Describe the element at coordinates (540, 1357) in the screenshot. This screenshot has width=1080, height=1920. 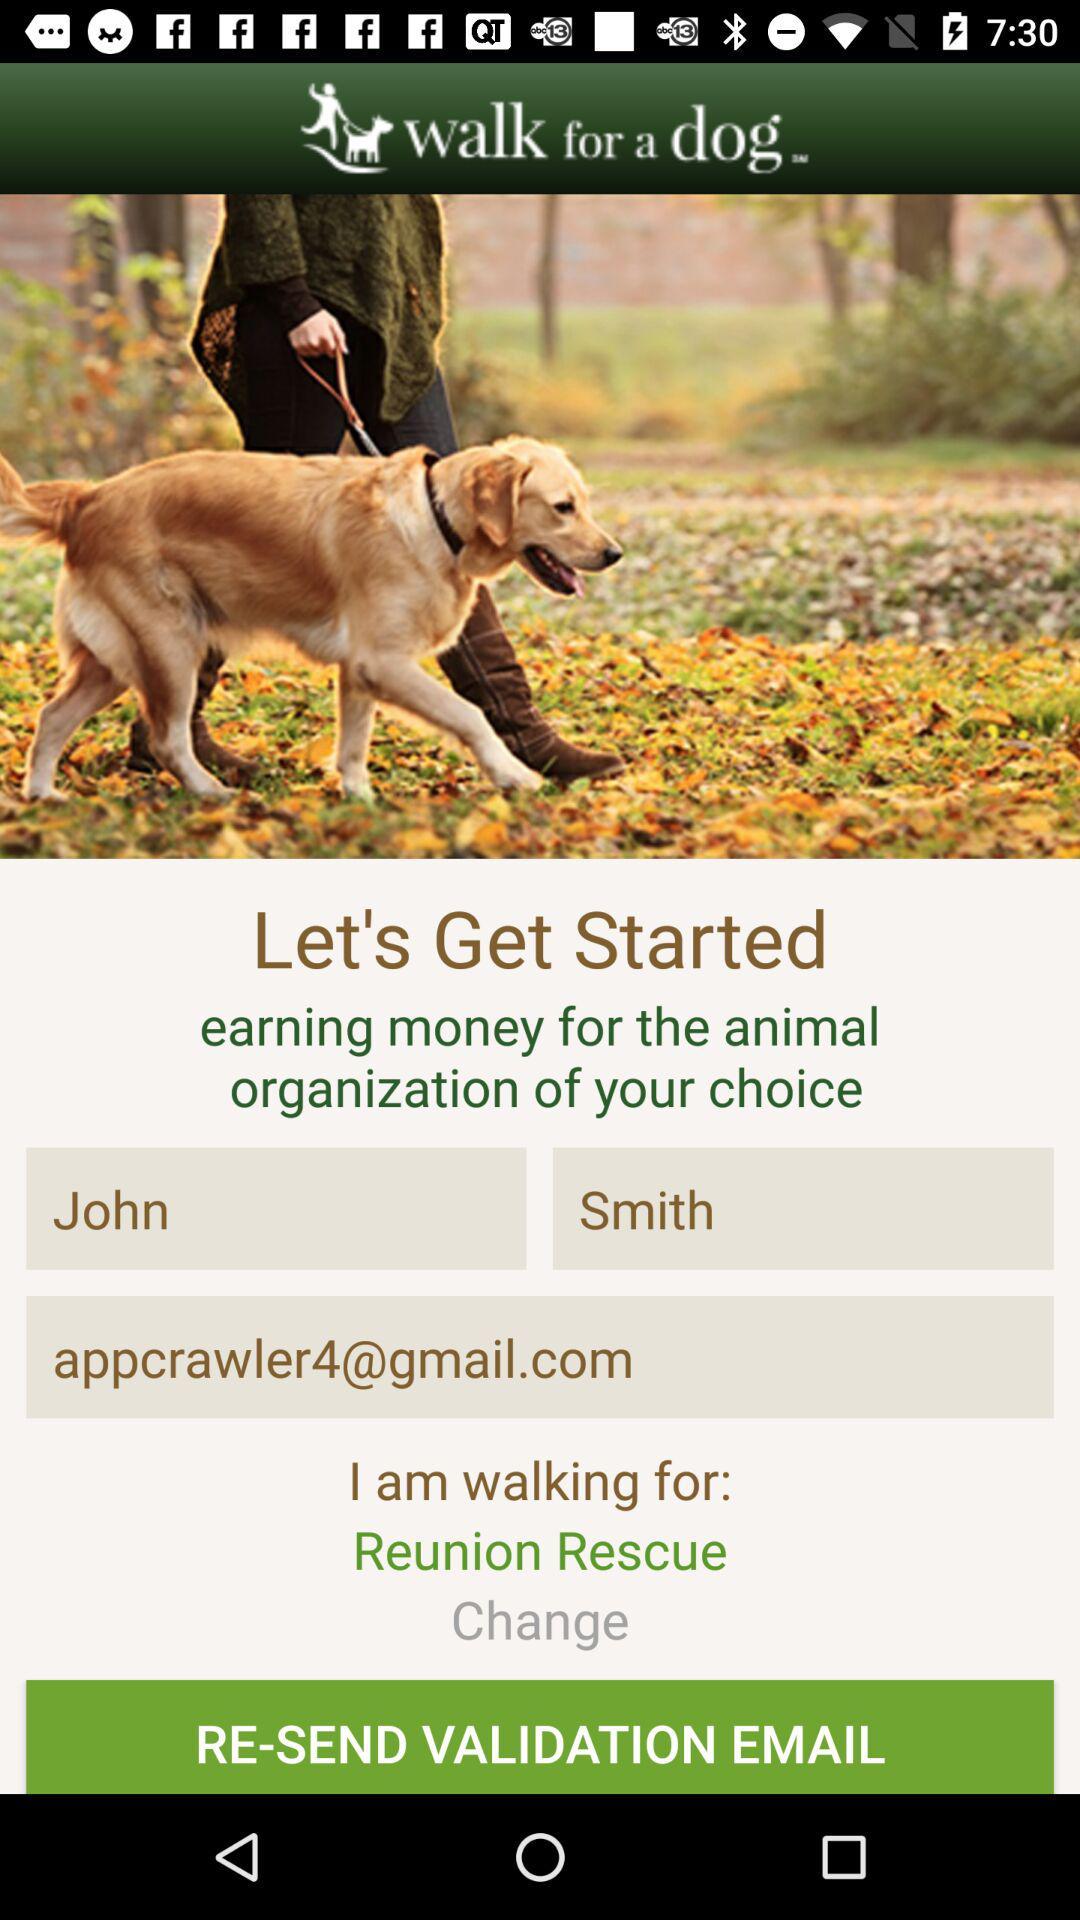
I see `appcrawler4gmailcom` at that location.